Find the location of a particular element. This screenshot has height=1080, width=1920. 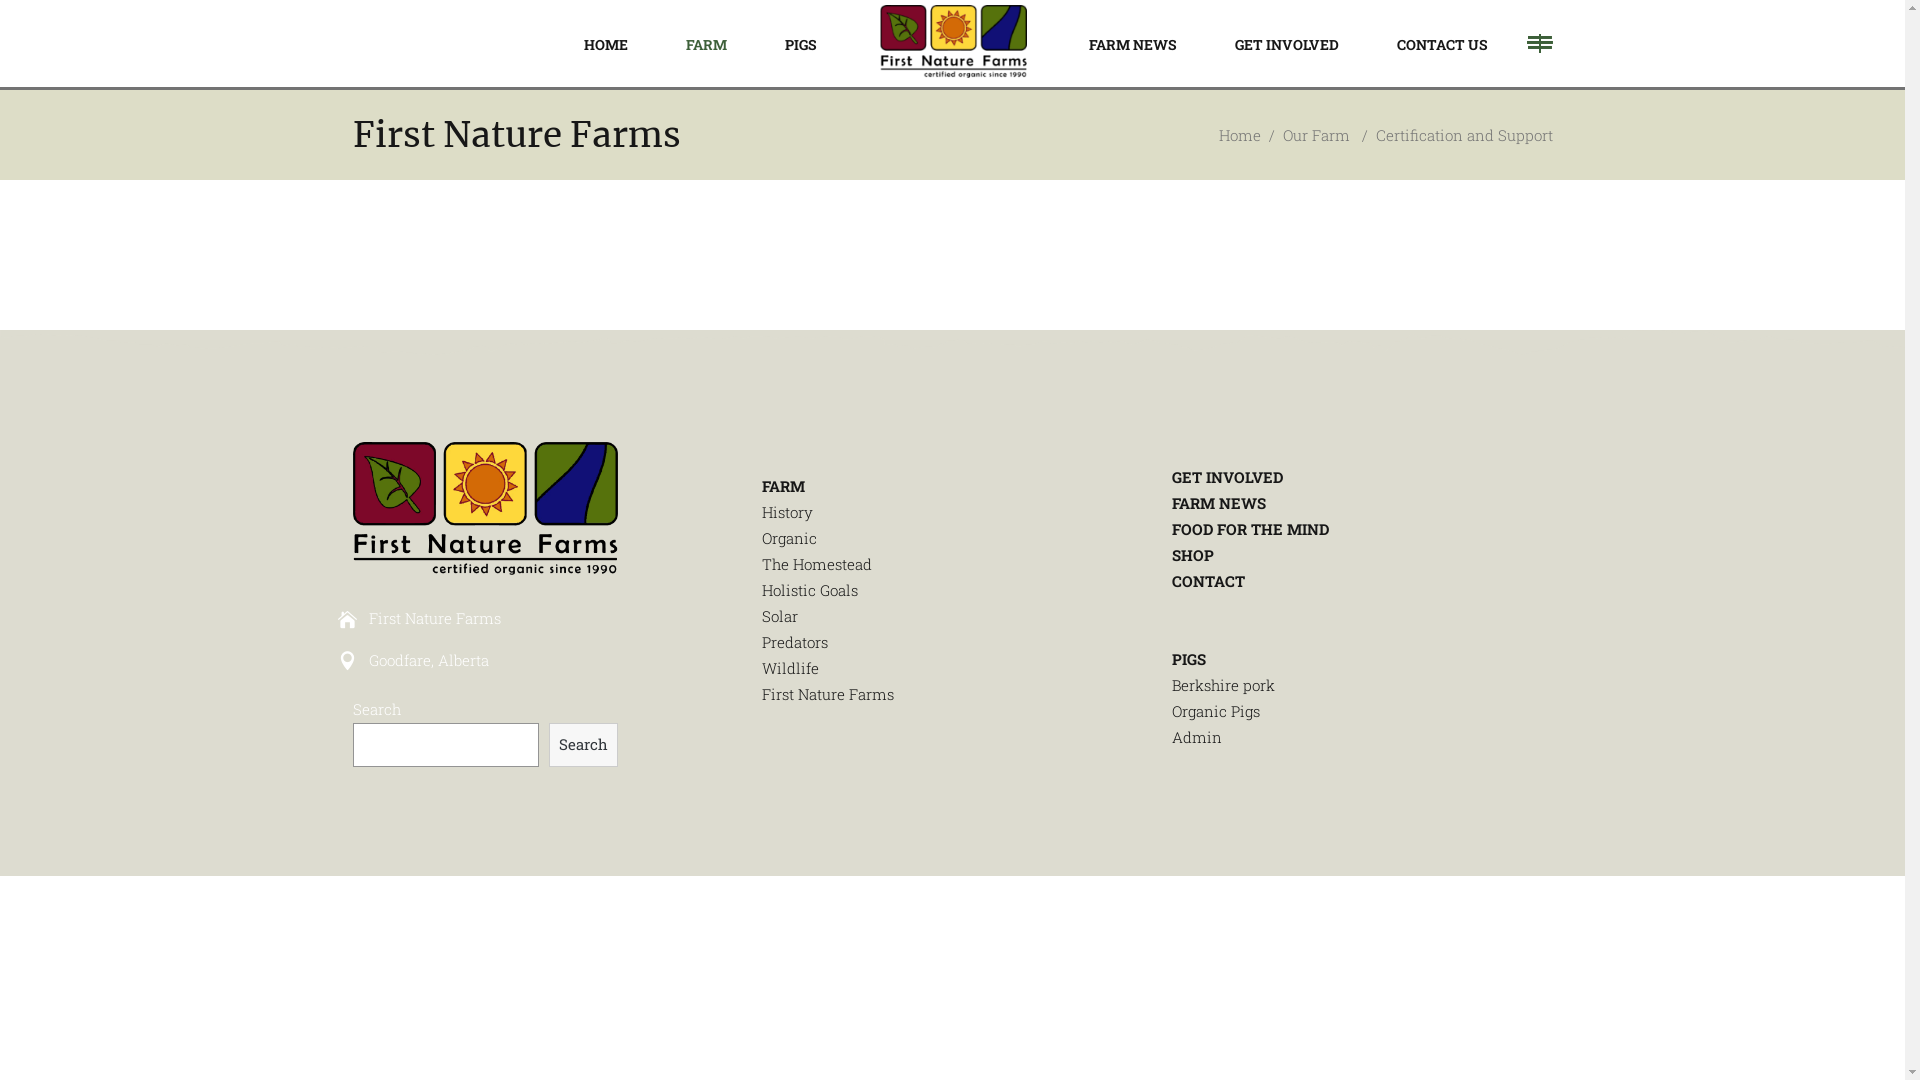

'Home' is located at coordinates (1237, 135).